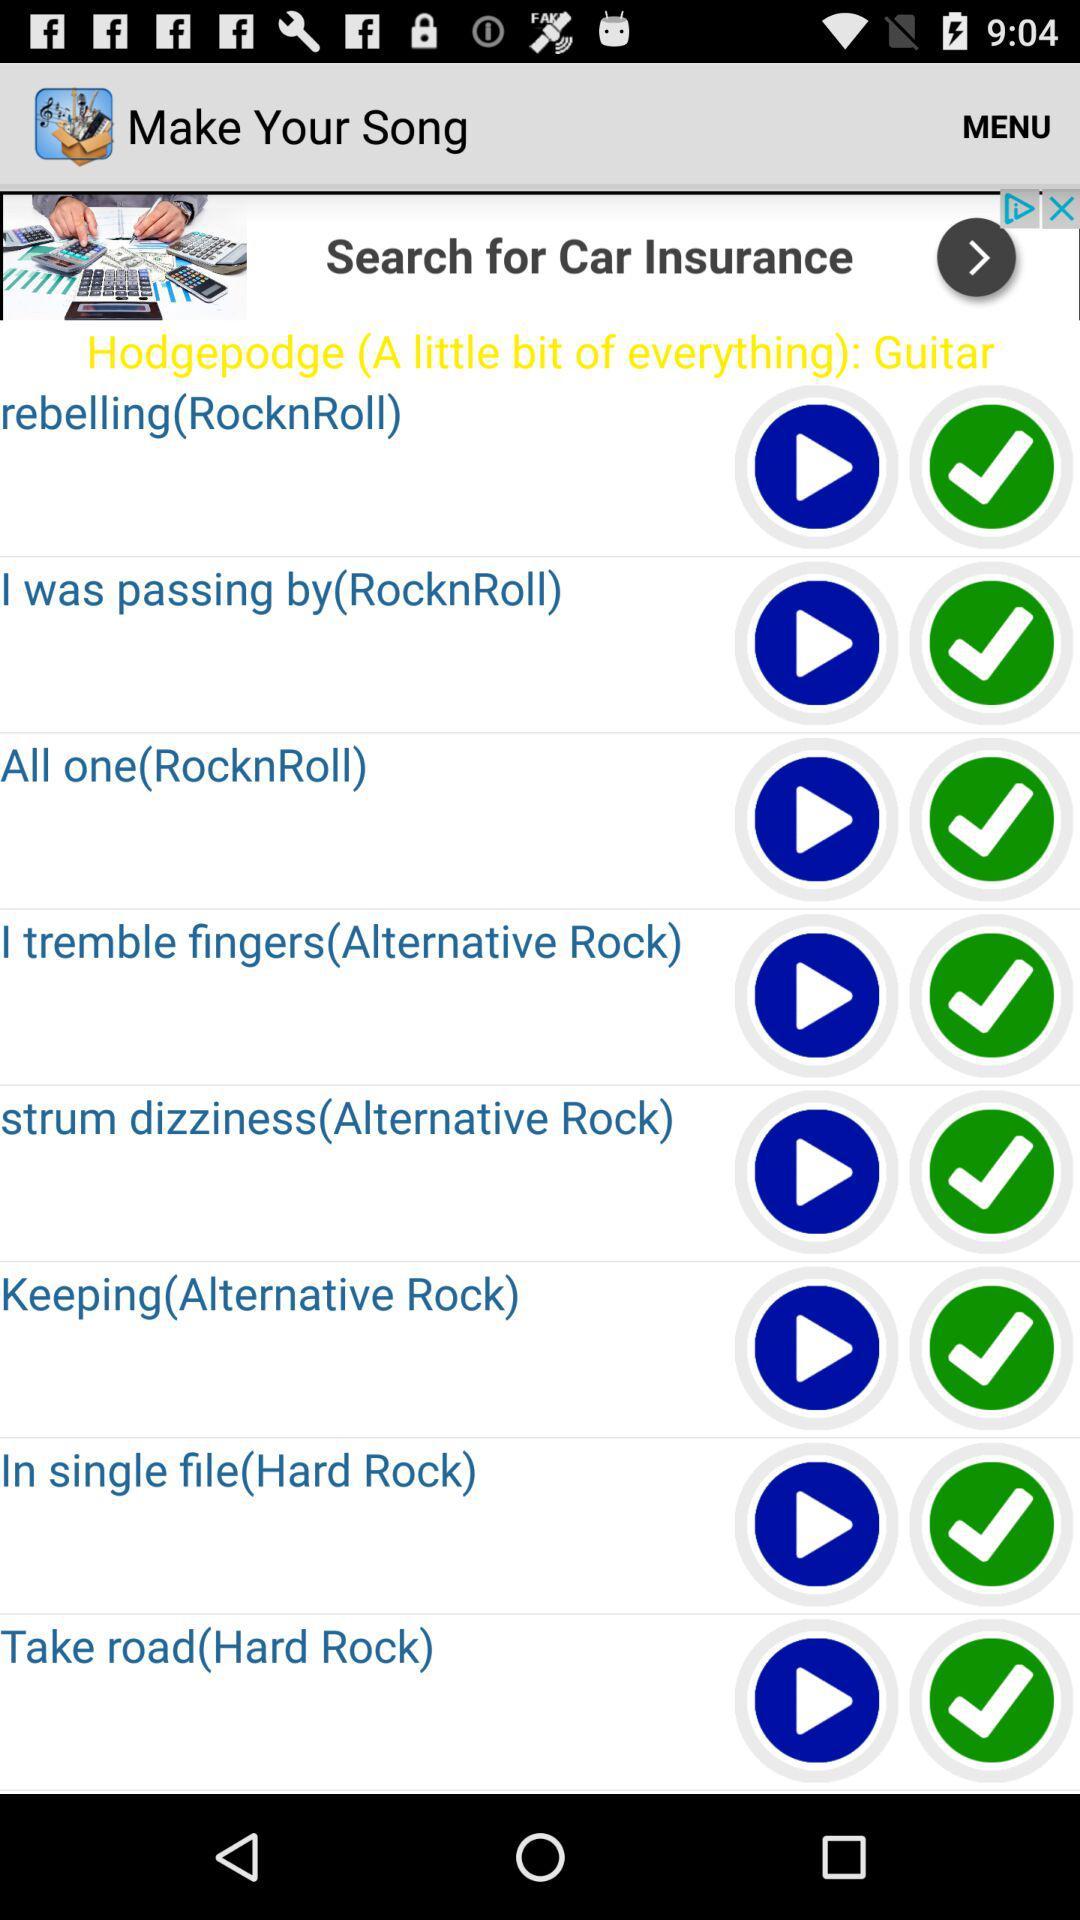  Describe the element at coordinates (540, 253) in the screenshot. I see `go next` at that location.